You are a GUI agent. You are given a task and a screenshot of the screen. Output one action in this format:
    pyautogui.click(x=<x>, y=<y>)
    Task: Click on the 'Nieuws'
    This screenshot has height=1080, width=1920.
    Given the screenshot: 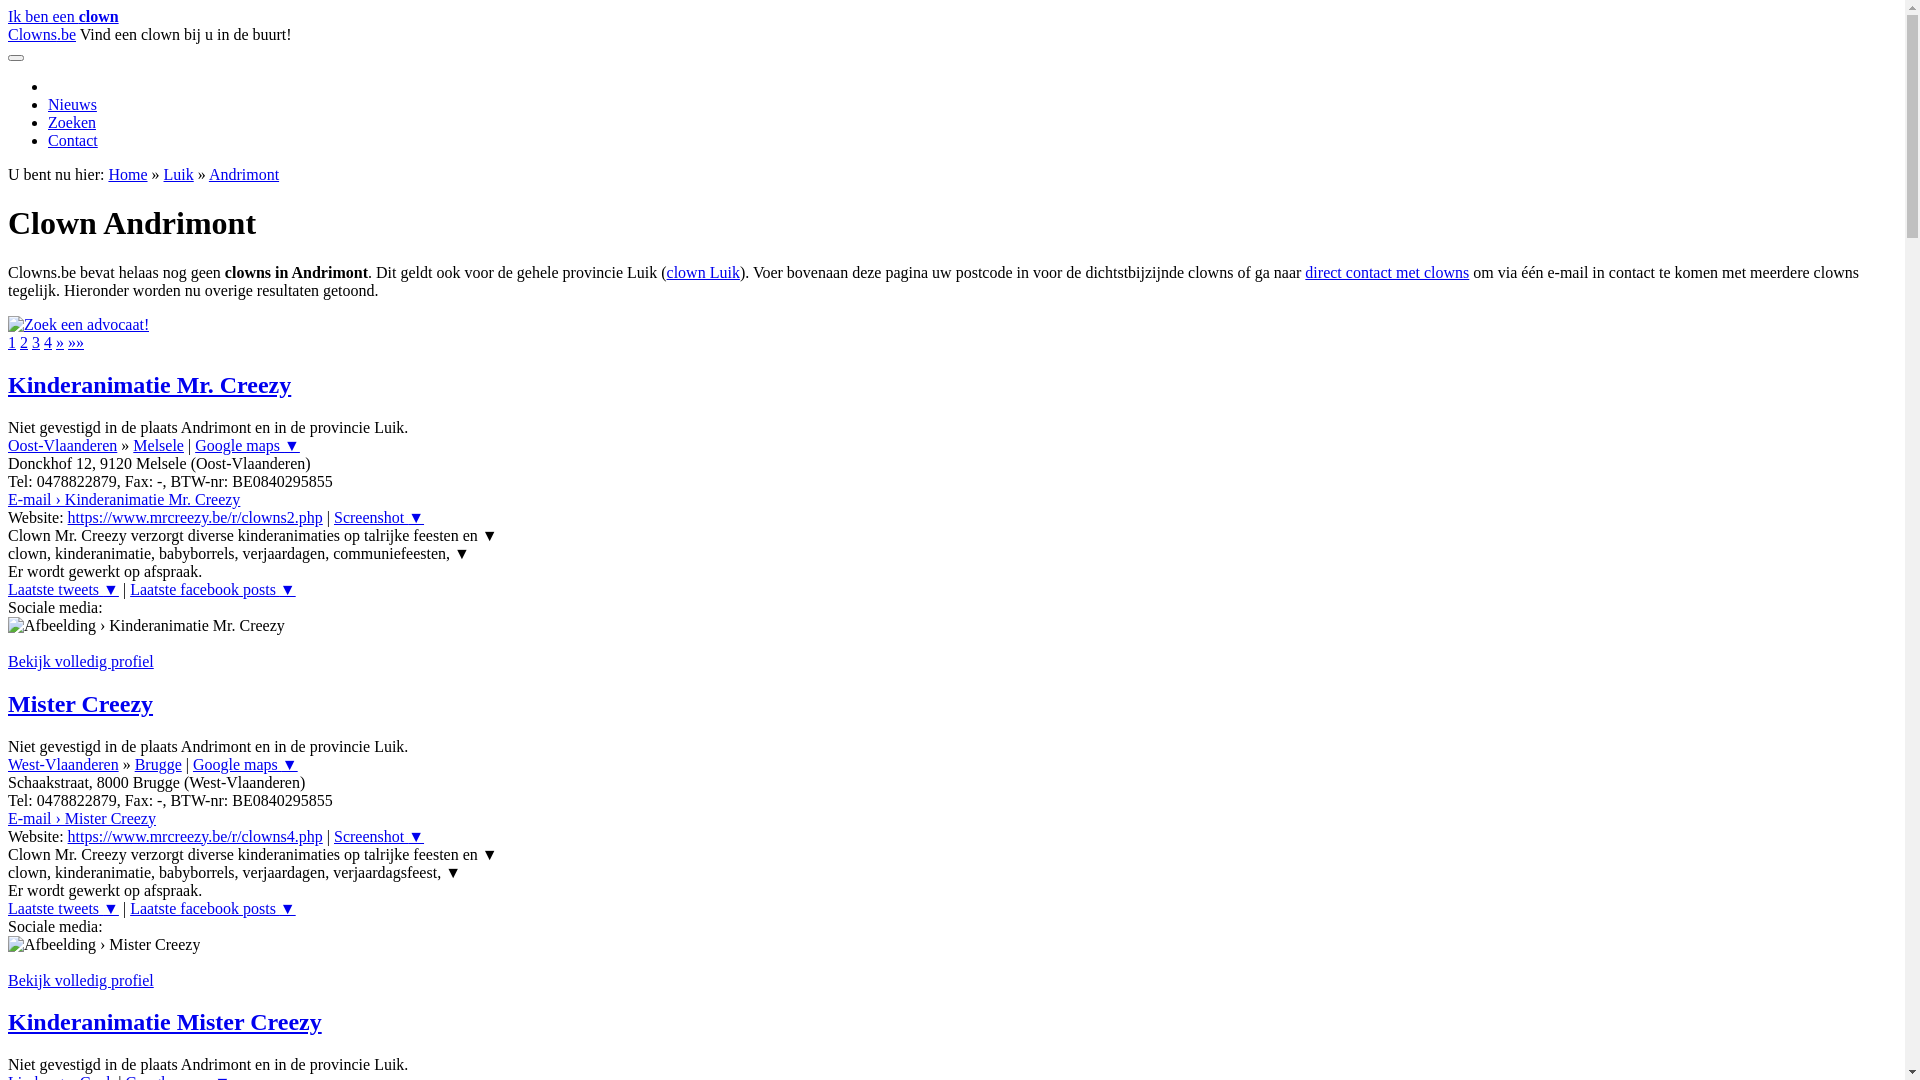 What is the action you would take?
    pyautogui.click(x=48, y=104)
    